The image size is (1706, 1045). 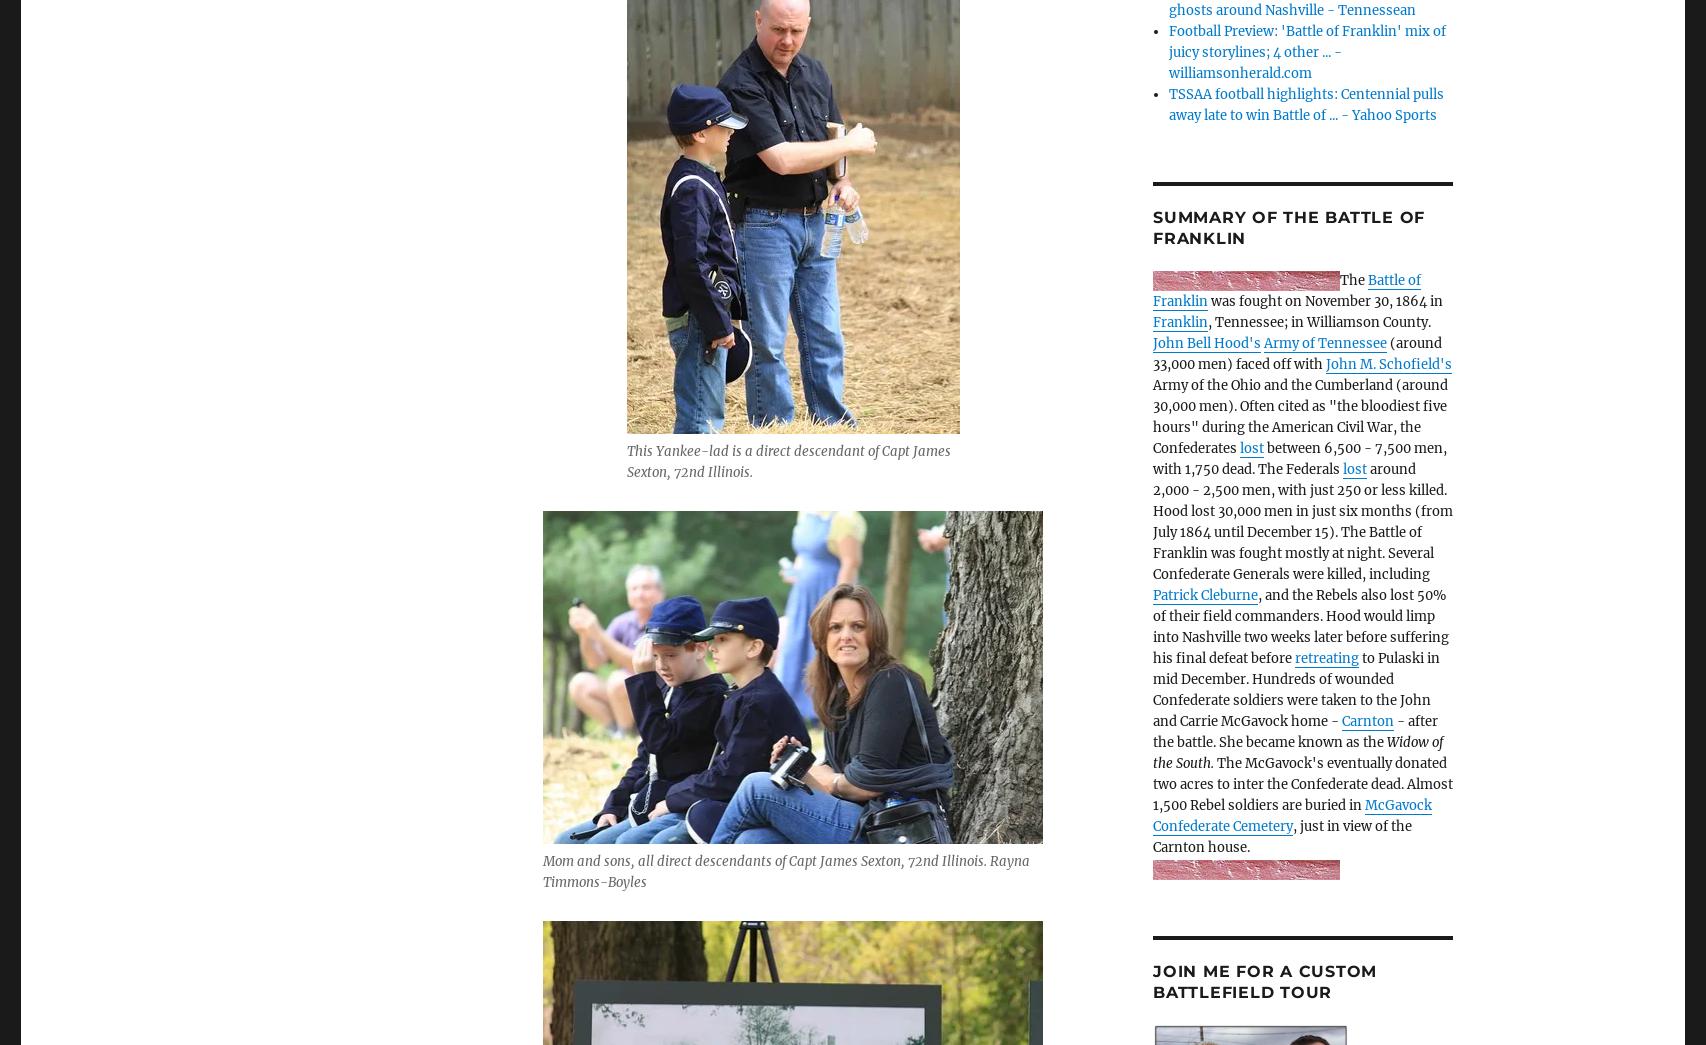 What do you see at coordinates (1298, 458) in the screenshot?
I see `'between 6,500 - 7,500 men, with 1,750 dead. The Federals'` at bounding box center [1298, 458].